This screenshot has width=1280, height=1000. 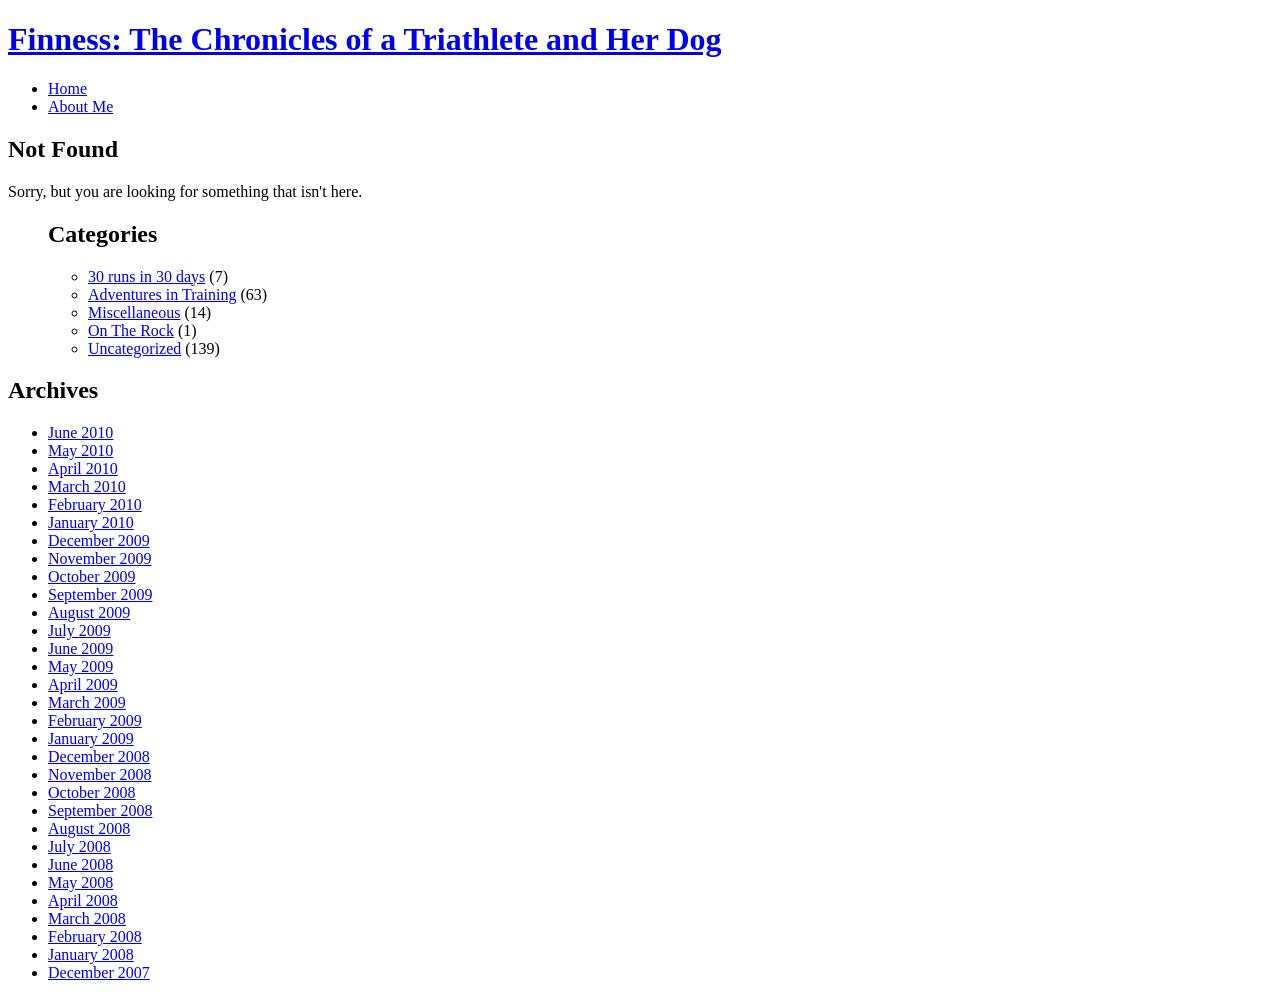 What do you see at coordinates (87, 827) in the screenshot?
I see `'August 2008'` at bounding box center [87, 827].